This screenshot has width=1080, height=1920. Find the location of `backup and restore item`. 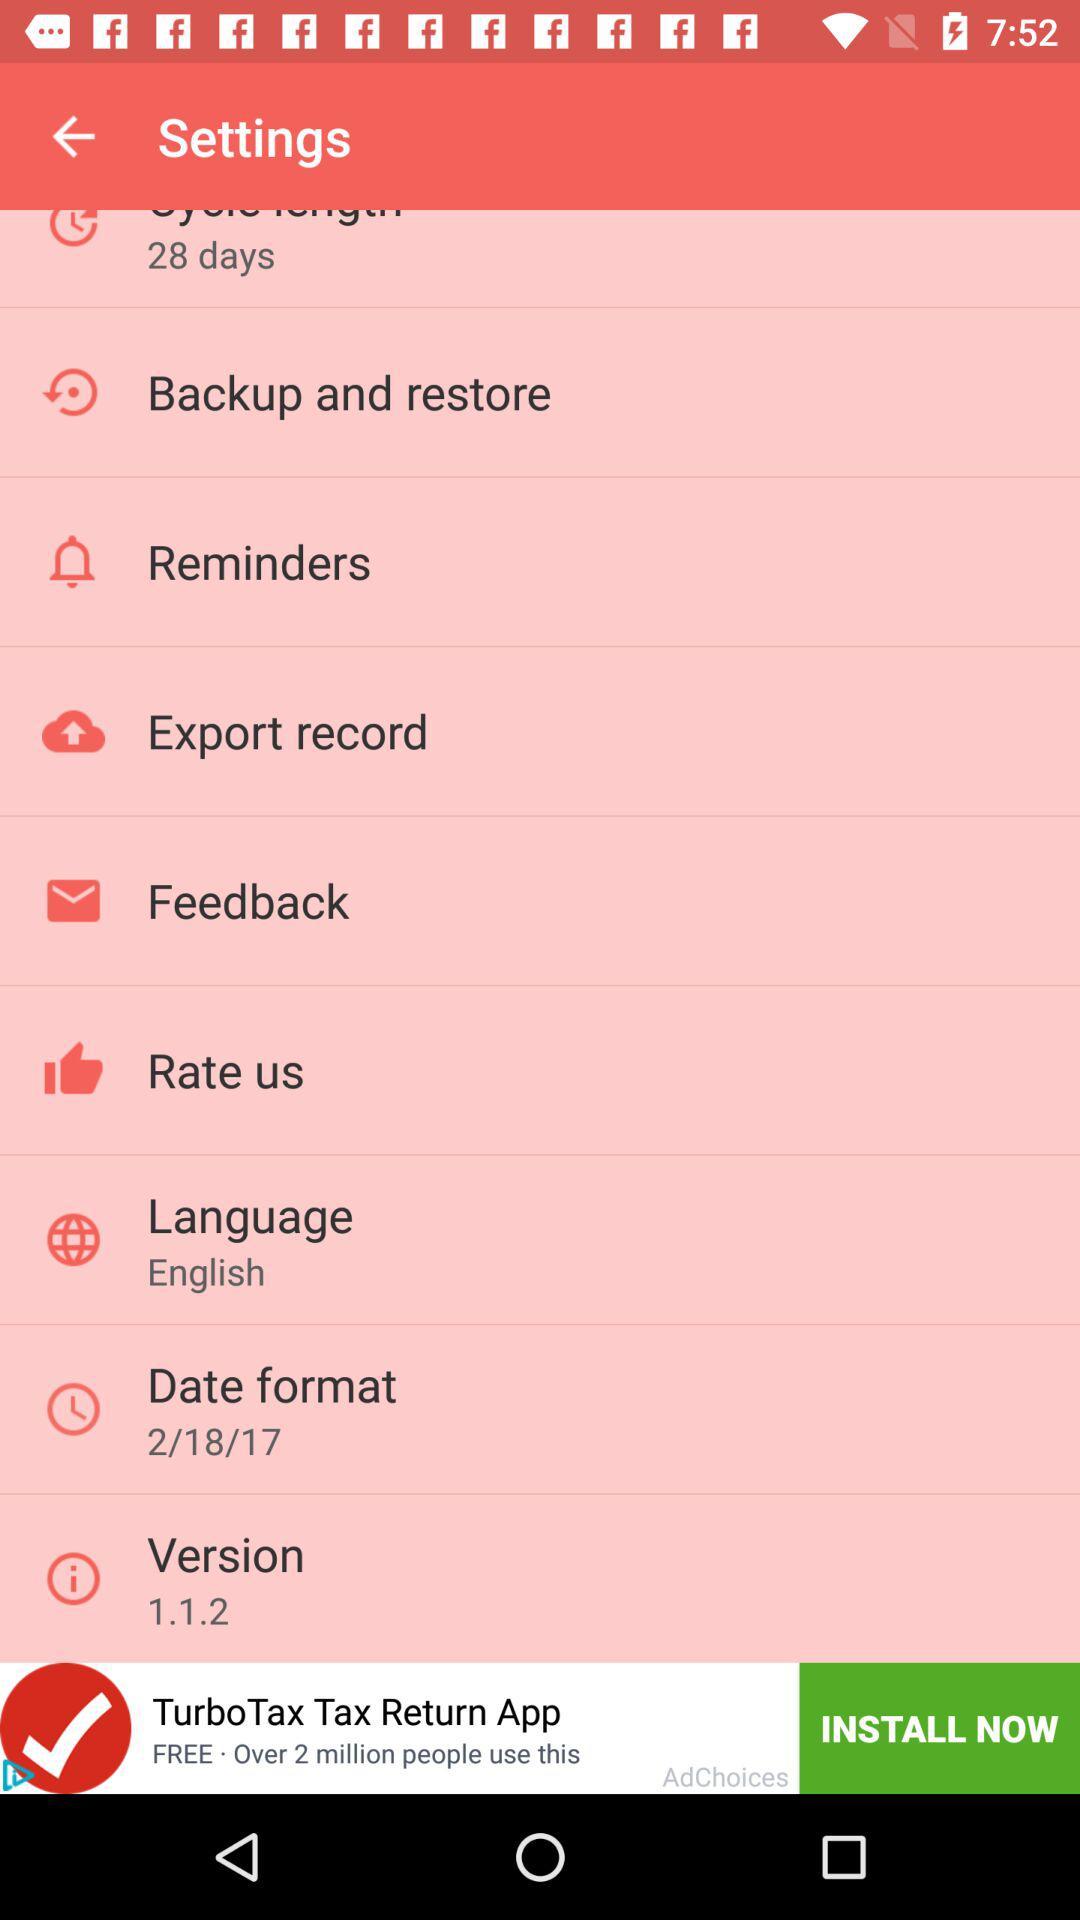

backup and restore item is located at coordinates (348, 391).